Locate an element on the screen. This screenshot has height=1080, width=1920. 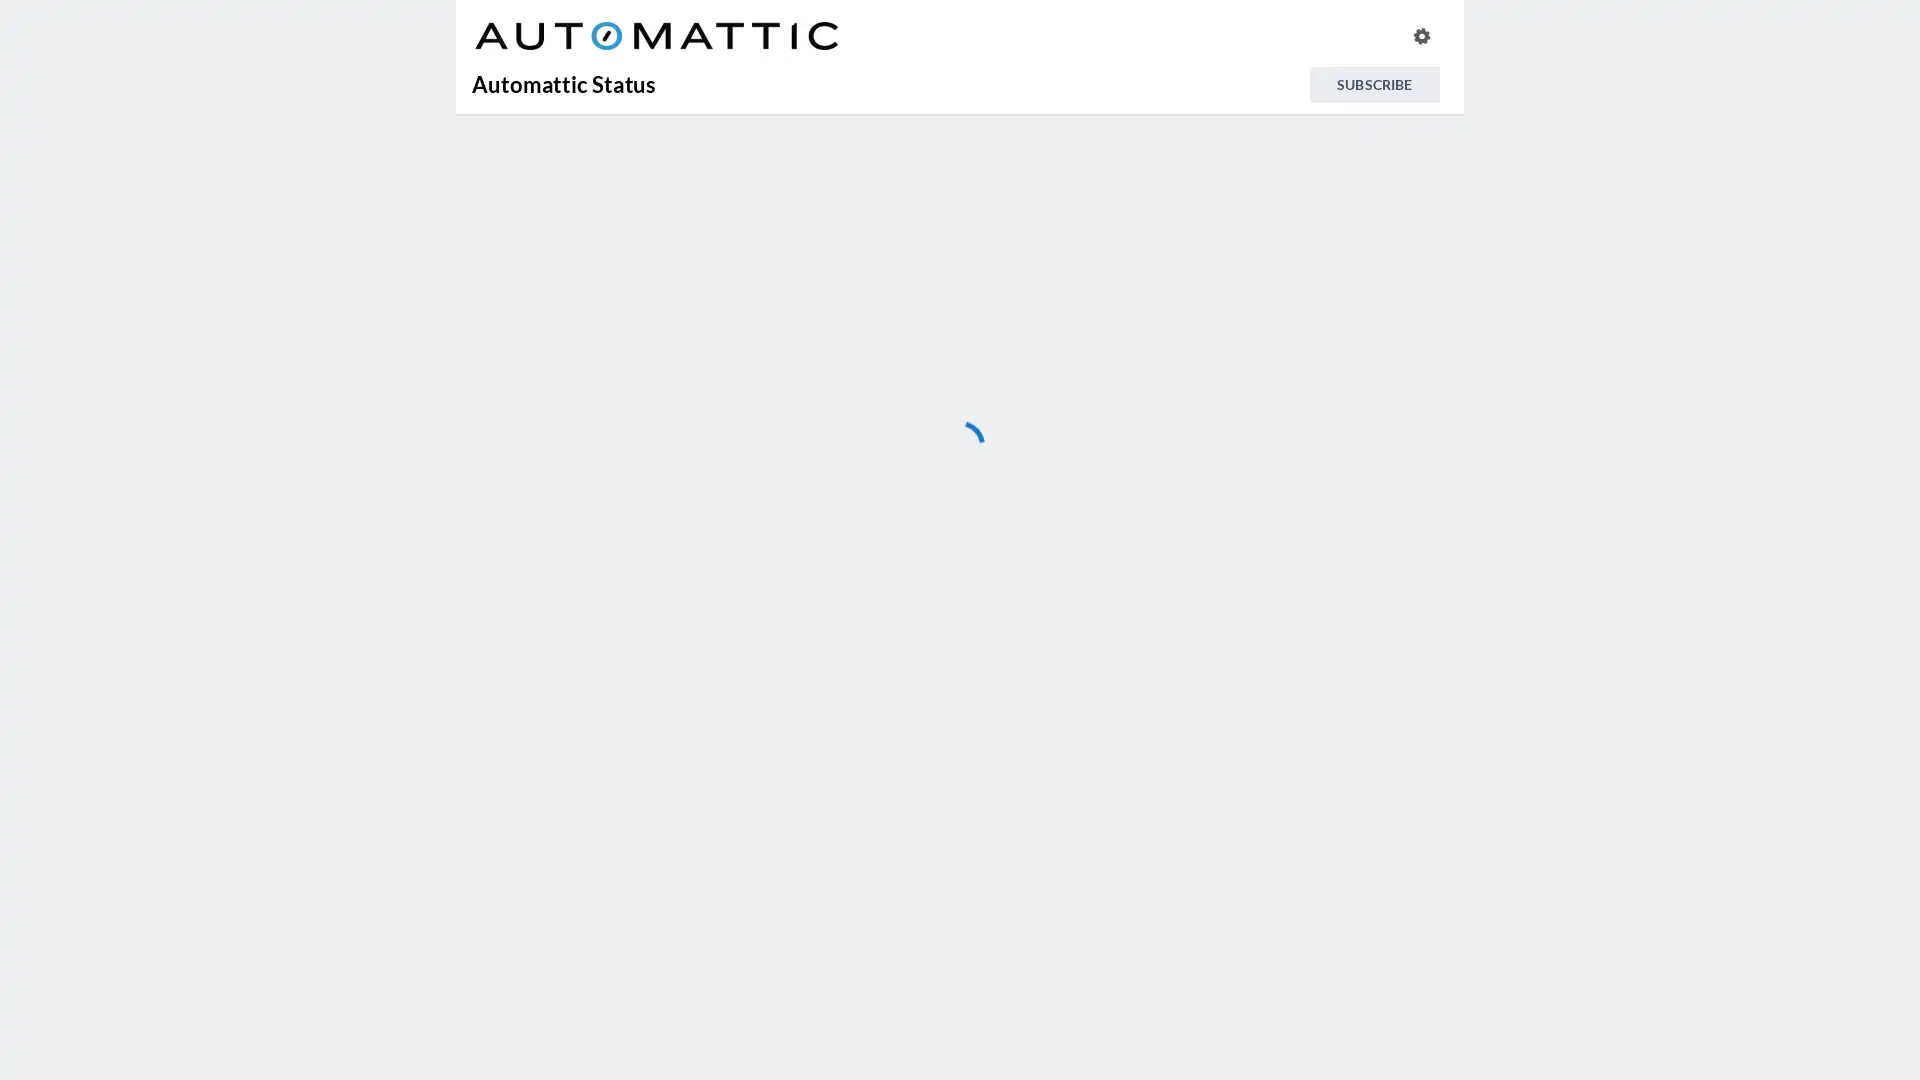
IntenseDebate Response Time : 551 ms is located at coordinates (838, 576).